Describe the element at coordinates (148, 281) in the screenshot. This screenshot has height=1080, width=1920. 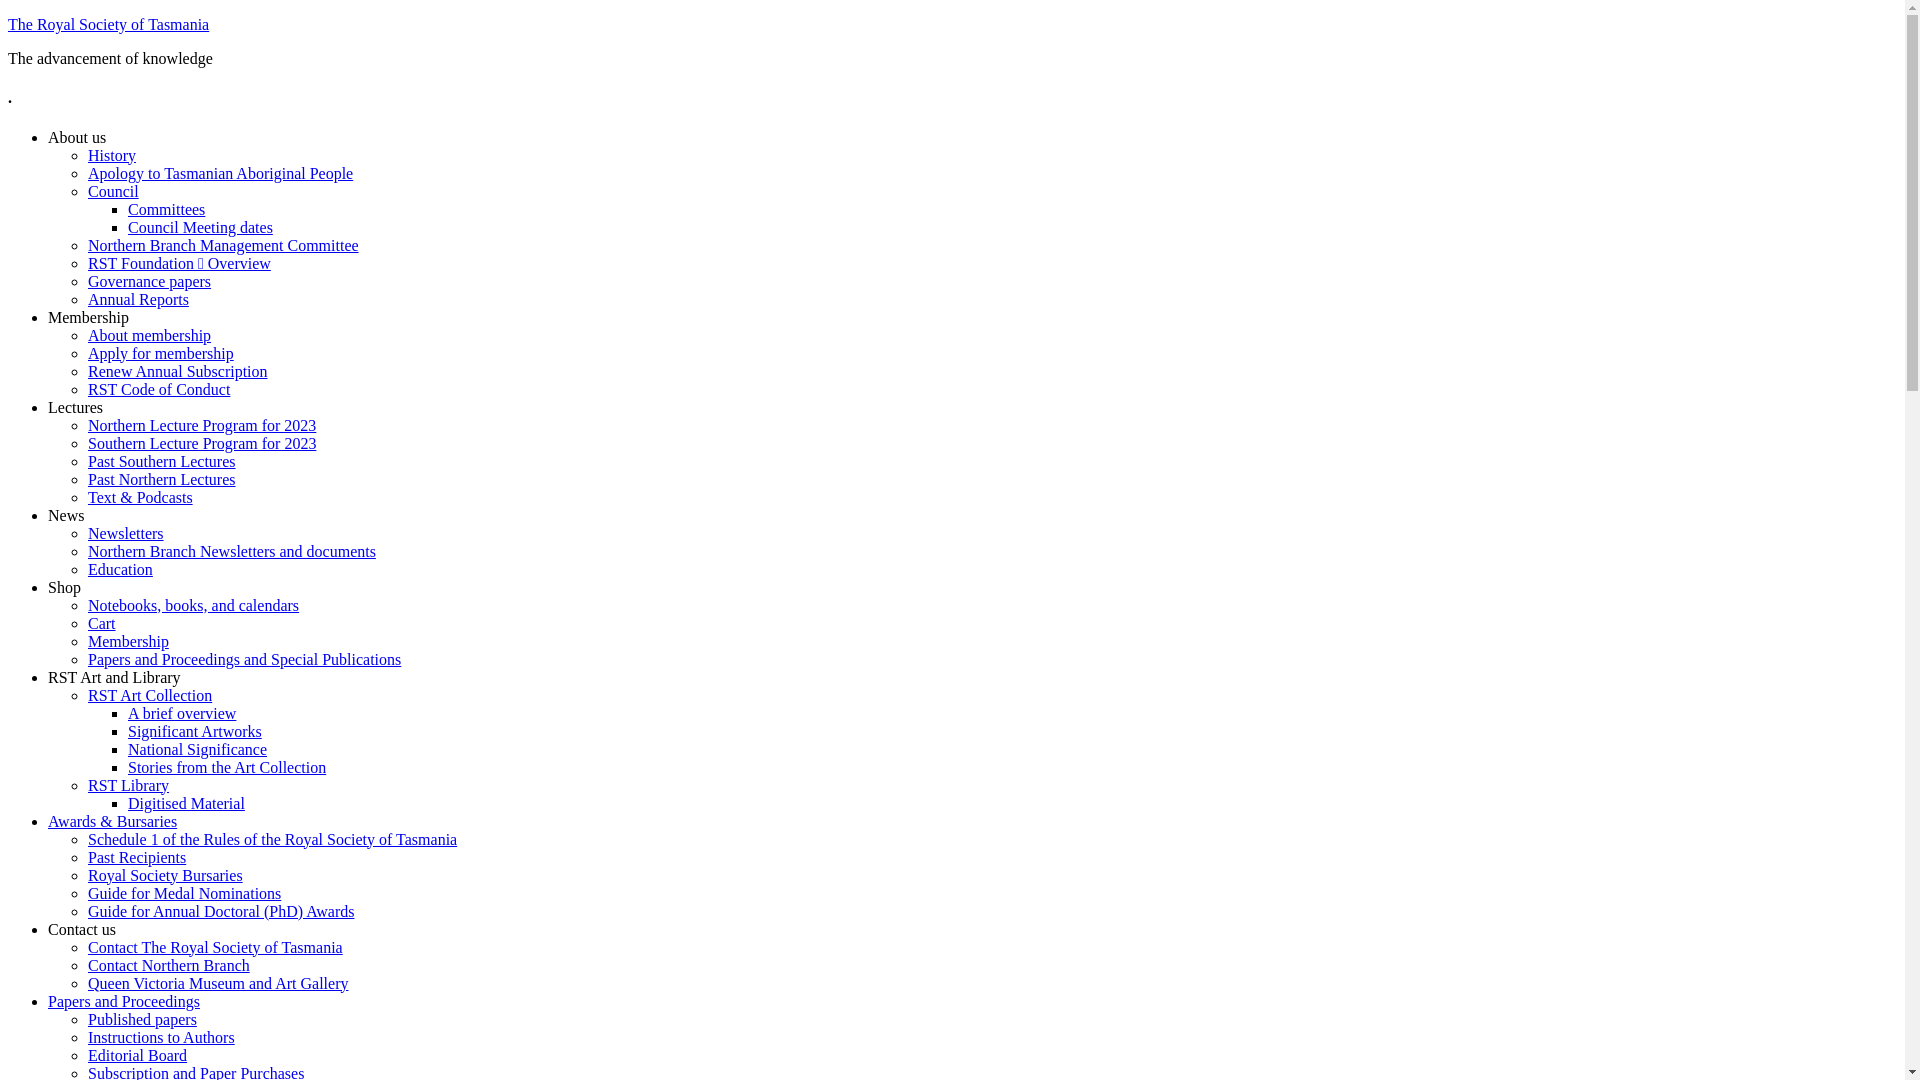
I see `'Governance papers'` at that location.